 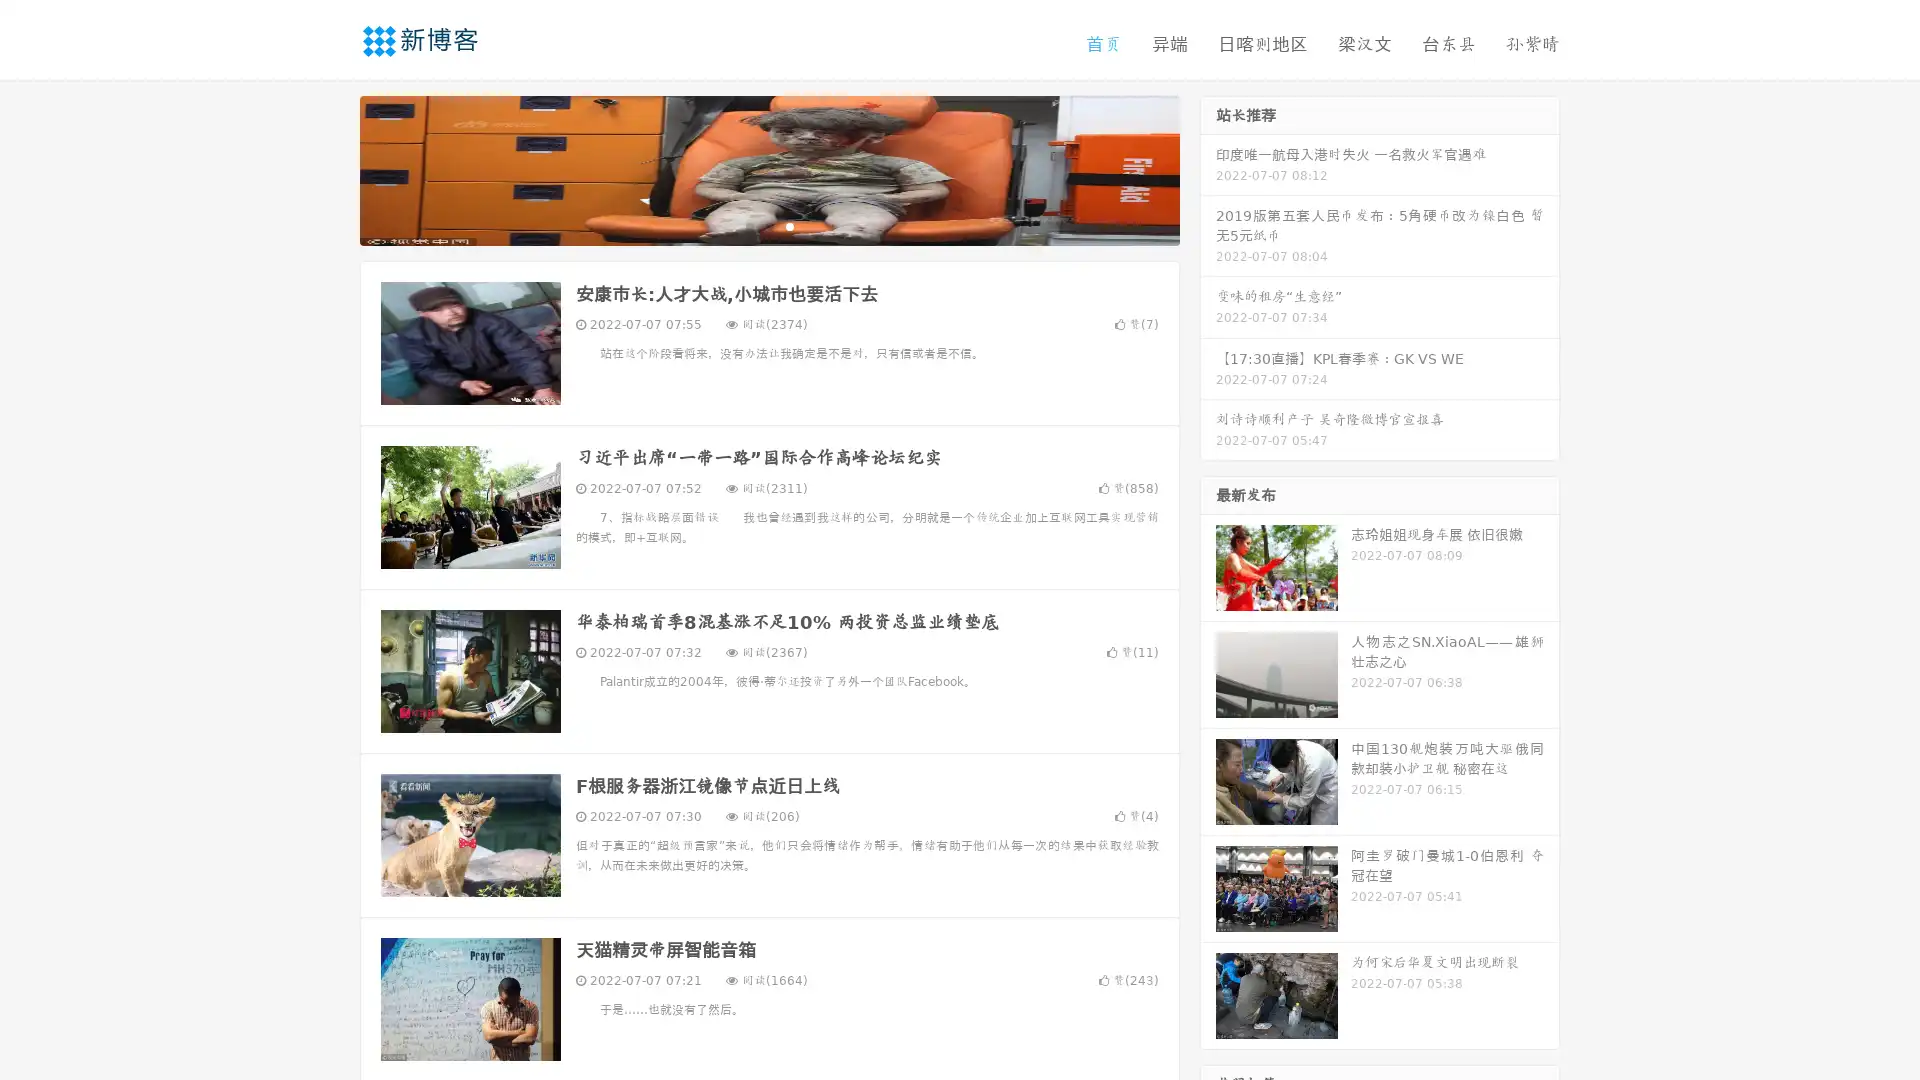 What do you see at coordinates (330, 168) in the screenshot?
I see `Previous slide` at bounding box center [330, 168].